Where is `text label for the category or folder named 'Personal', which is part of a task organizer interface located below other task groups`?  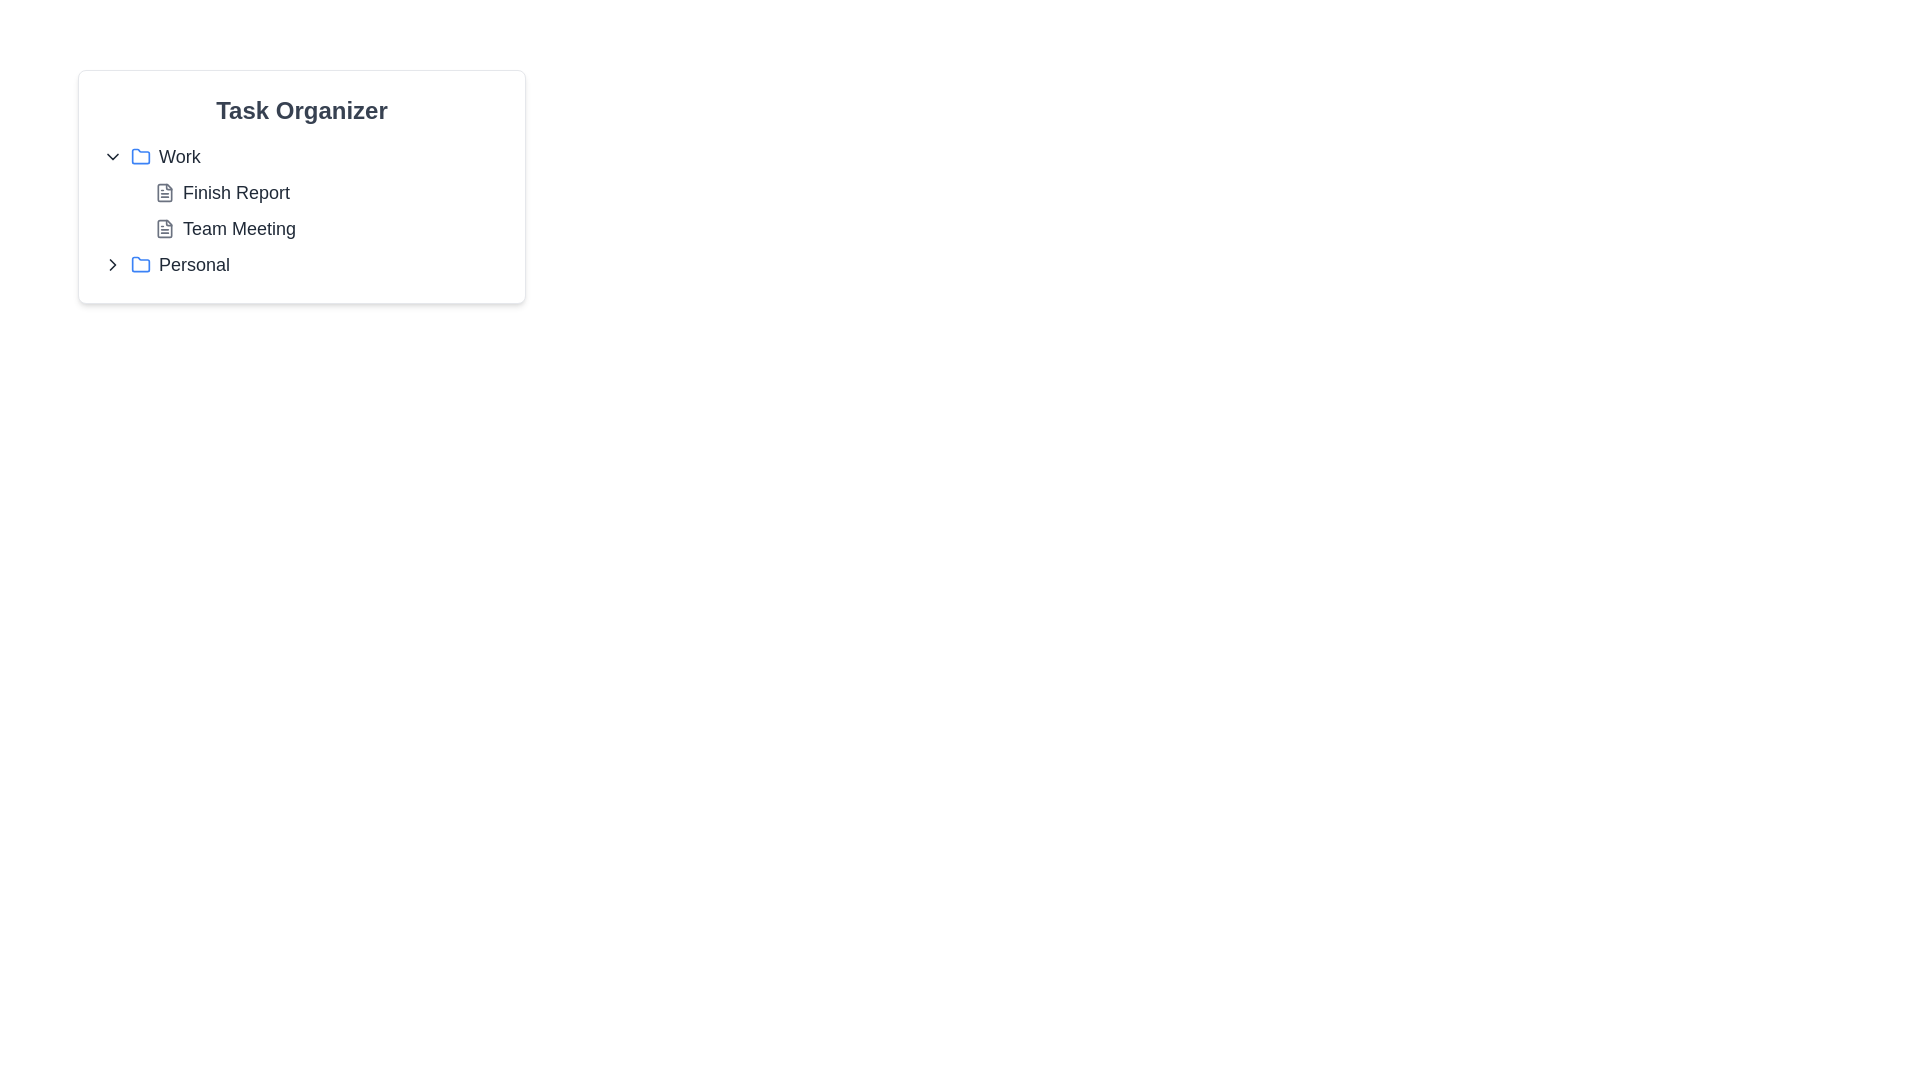 text label for the category or folder named 'Personal', which is part of a task organizer interface located below other task groups is located at coordinates (194, 264).